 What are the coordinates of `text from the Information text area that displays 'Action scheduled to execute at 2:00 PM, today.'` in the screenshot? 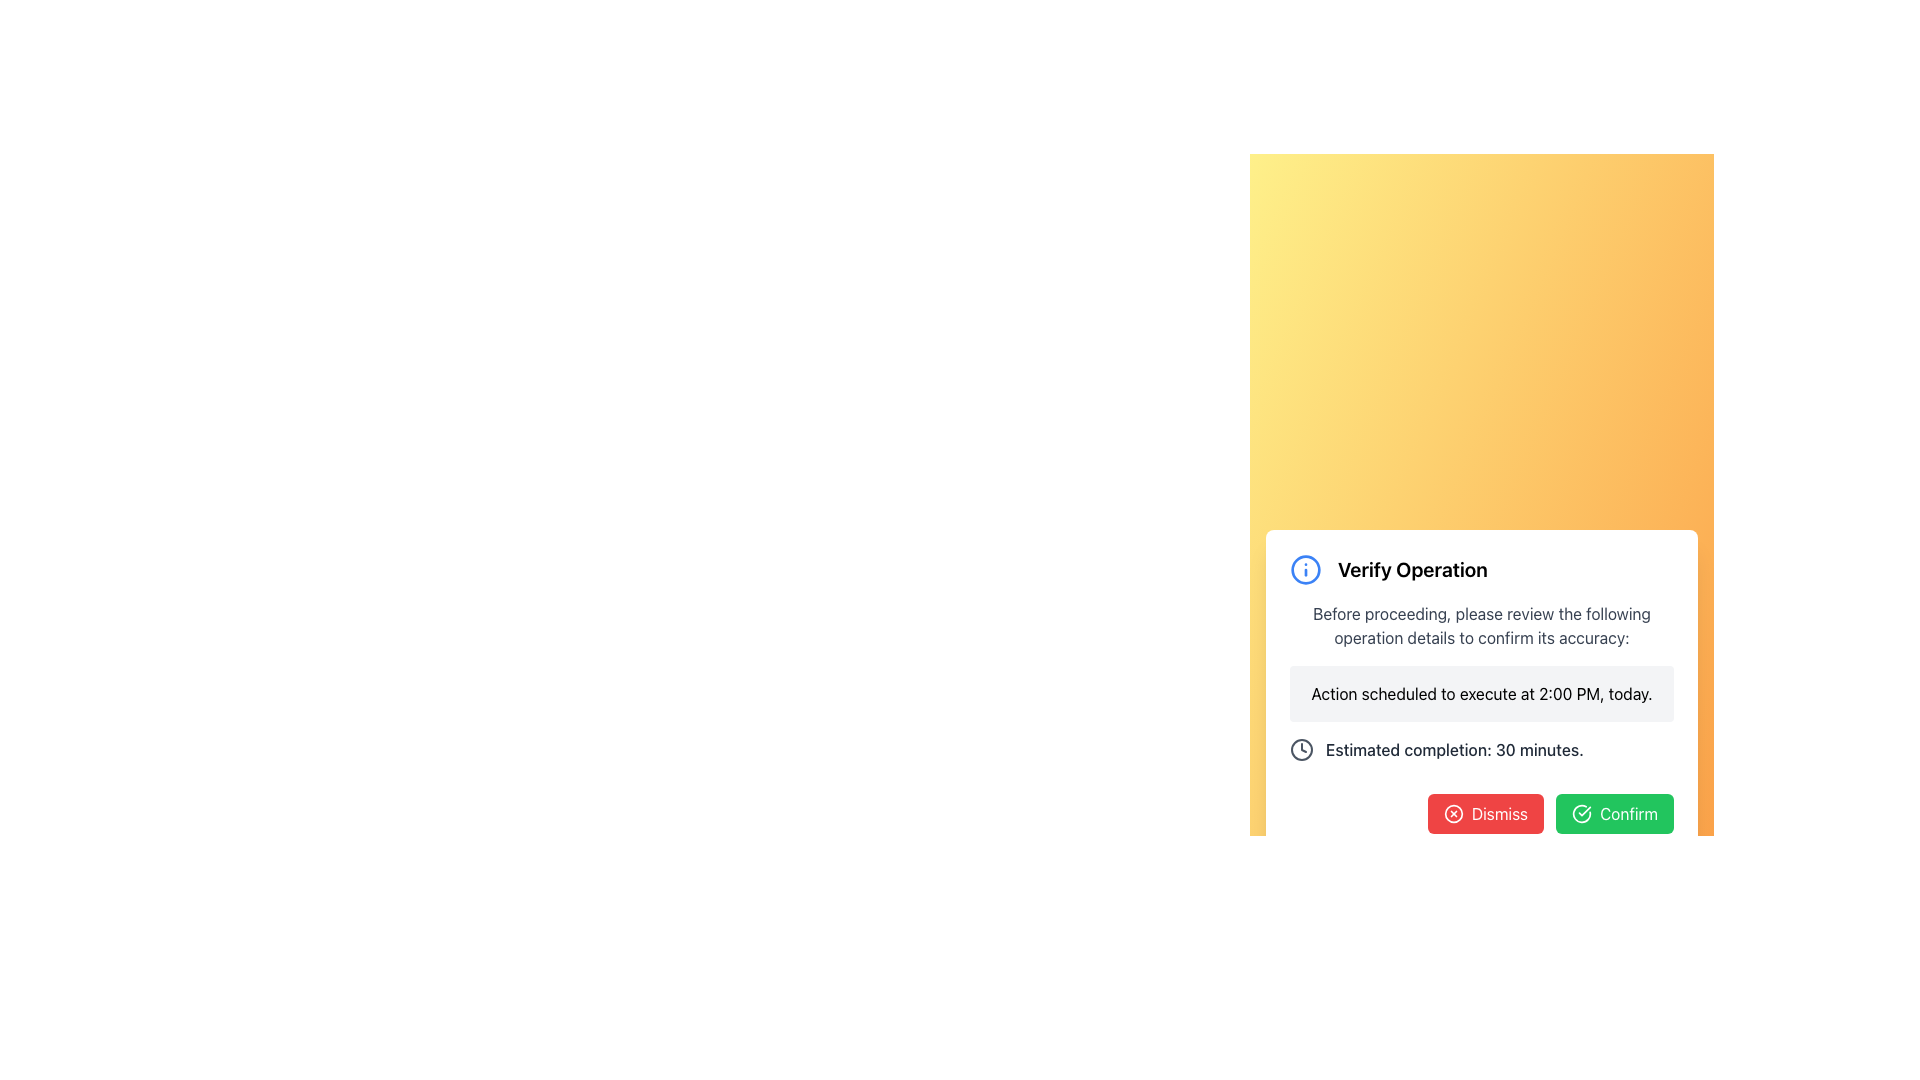 It's located at (1482, 693).